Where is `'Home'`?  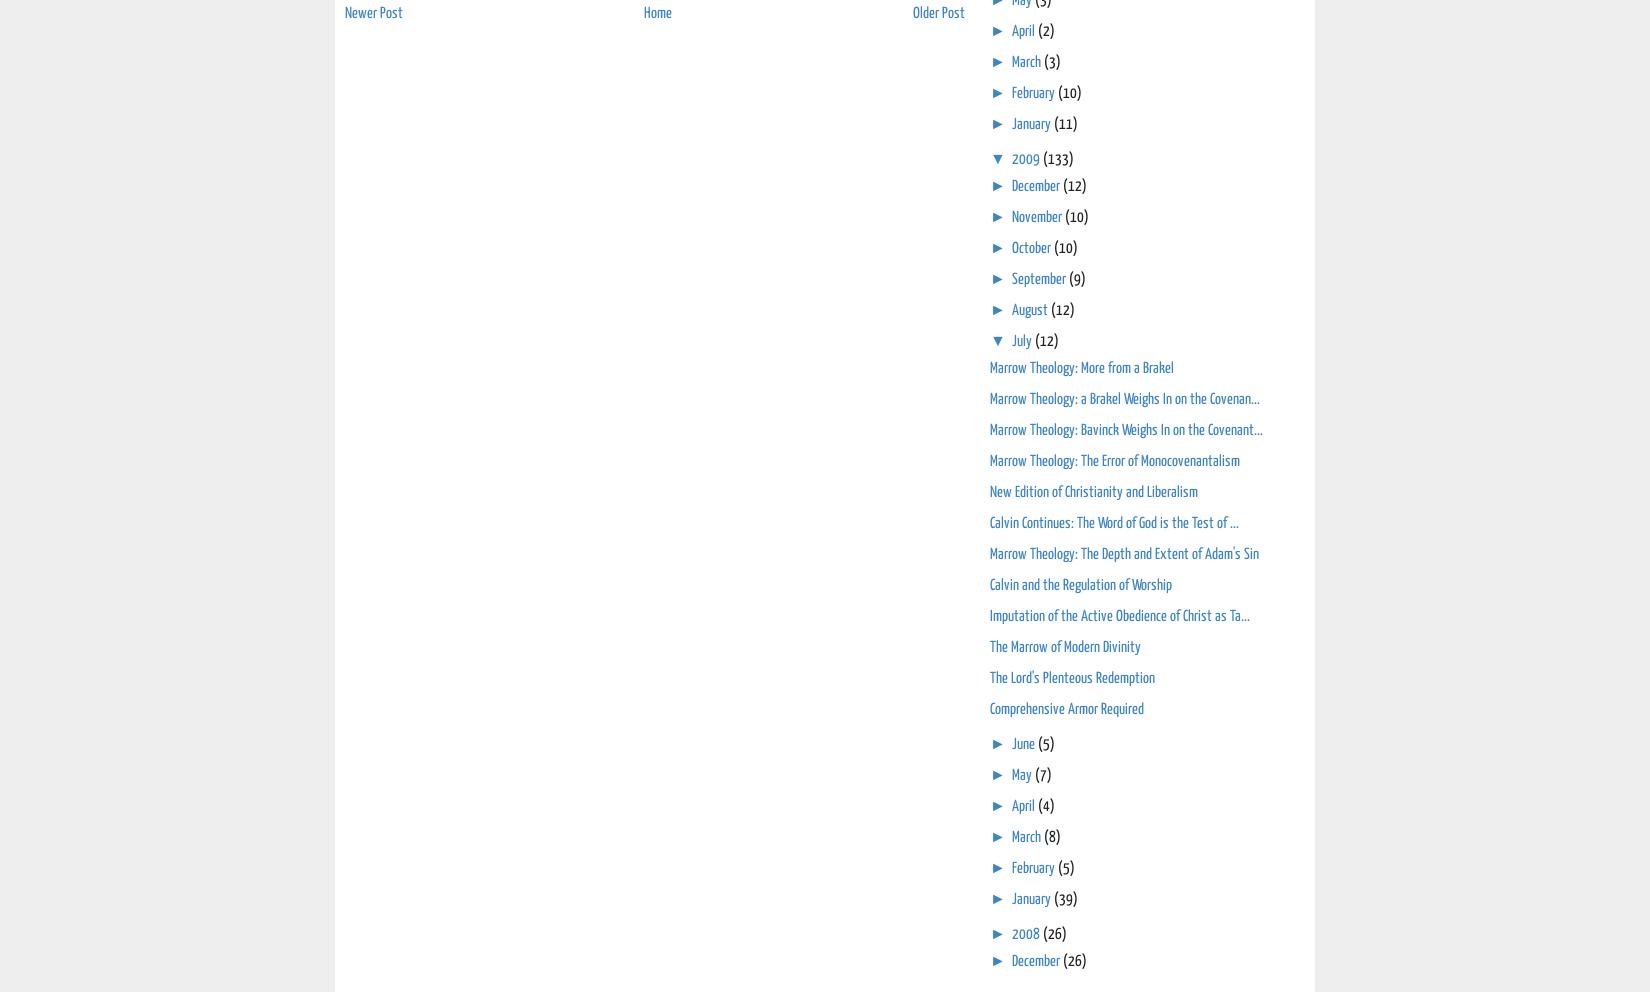
'Home' is located at coordinates (642, 12).